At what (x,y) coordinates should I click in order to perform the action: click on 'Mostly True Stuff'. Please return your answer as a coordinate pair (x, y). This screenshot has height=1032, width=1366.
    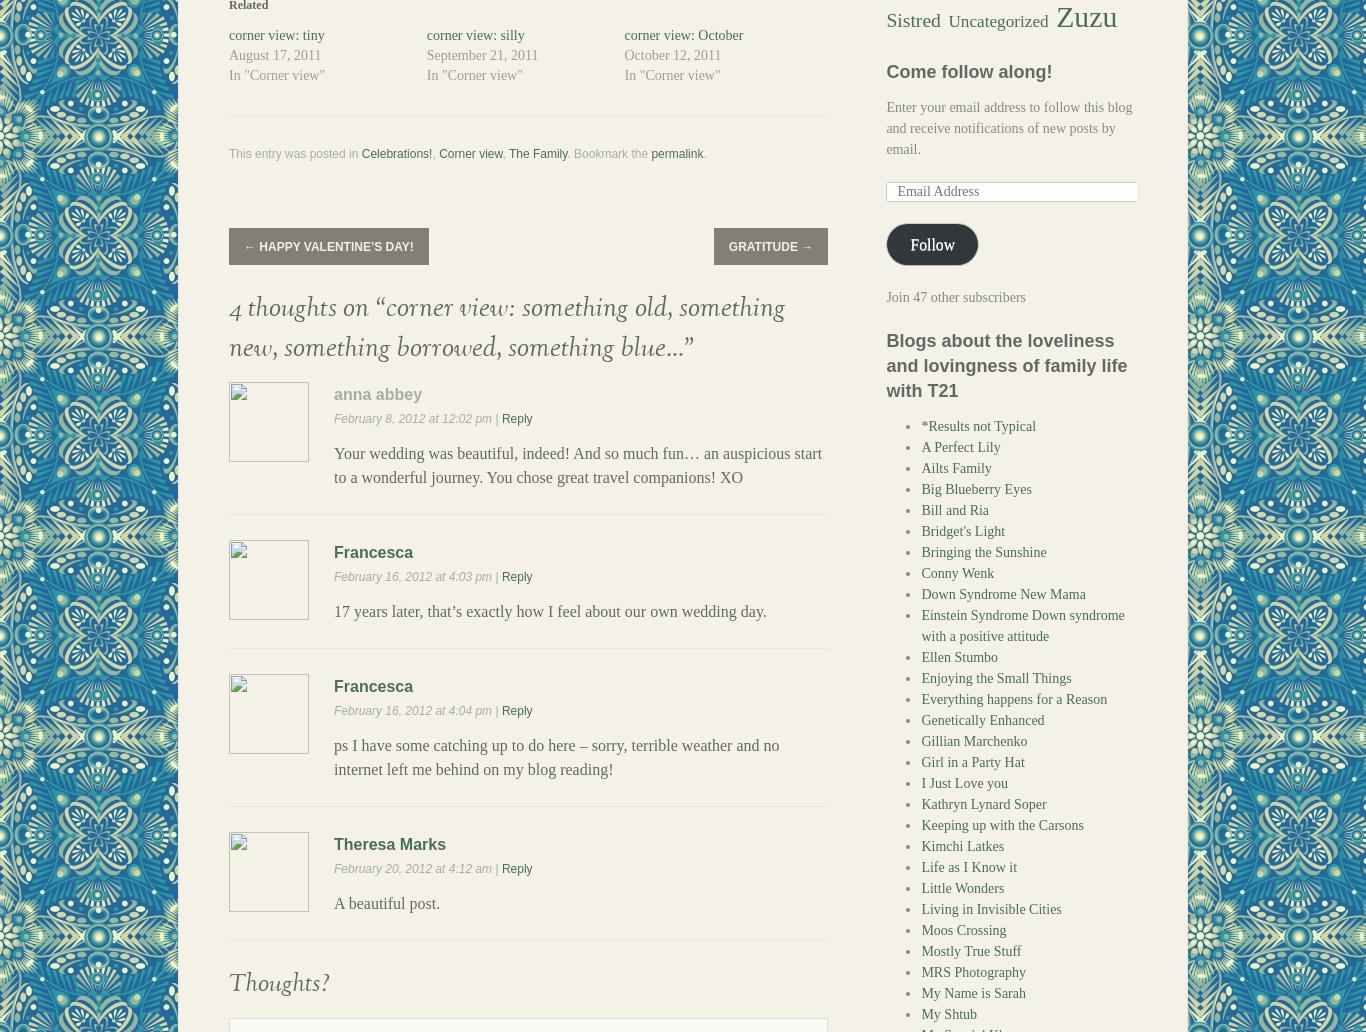
    Looking at the image, I should click on (970, 950).